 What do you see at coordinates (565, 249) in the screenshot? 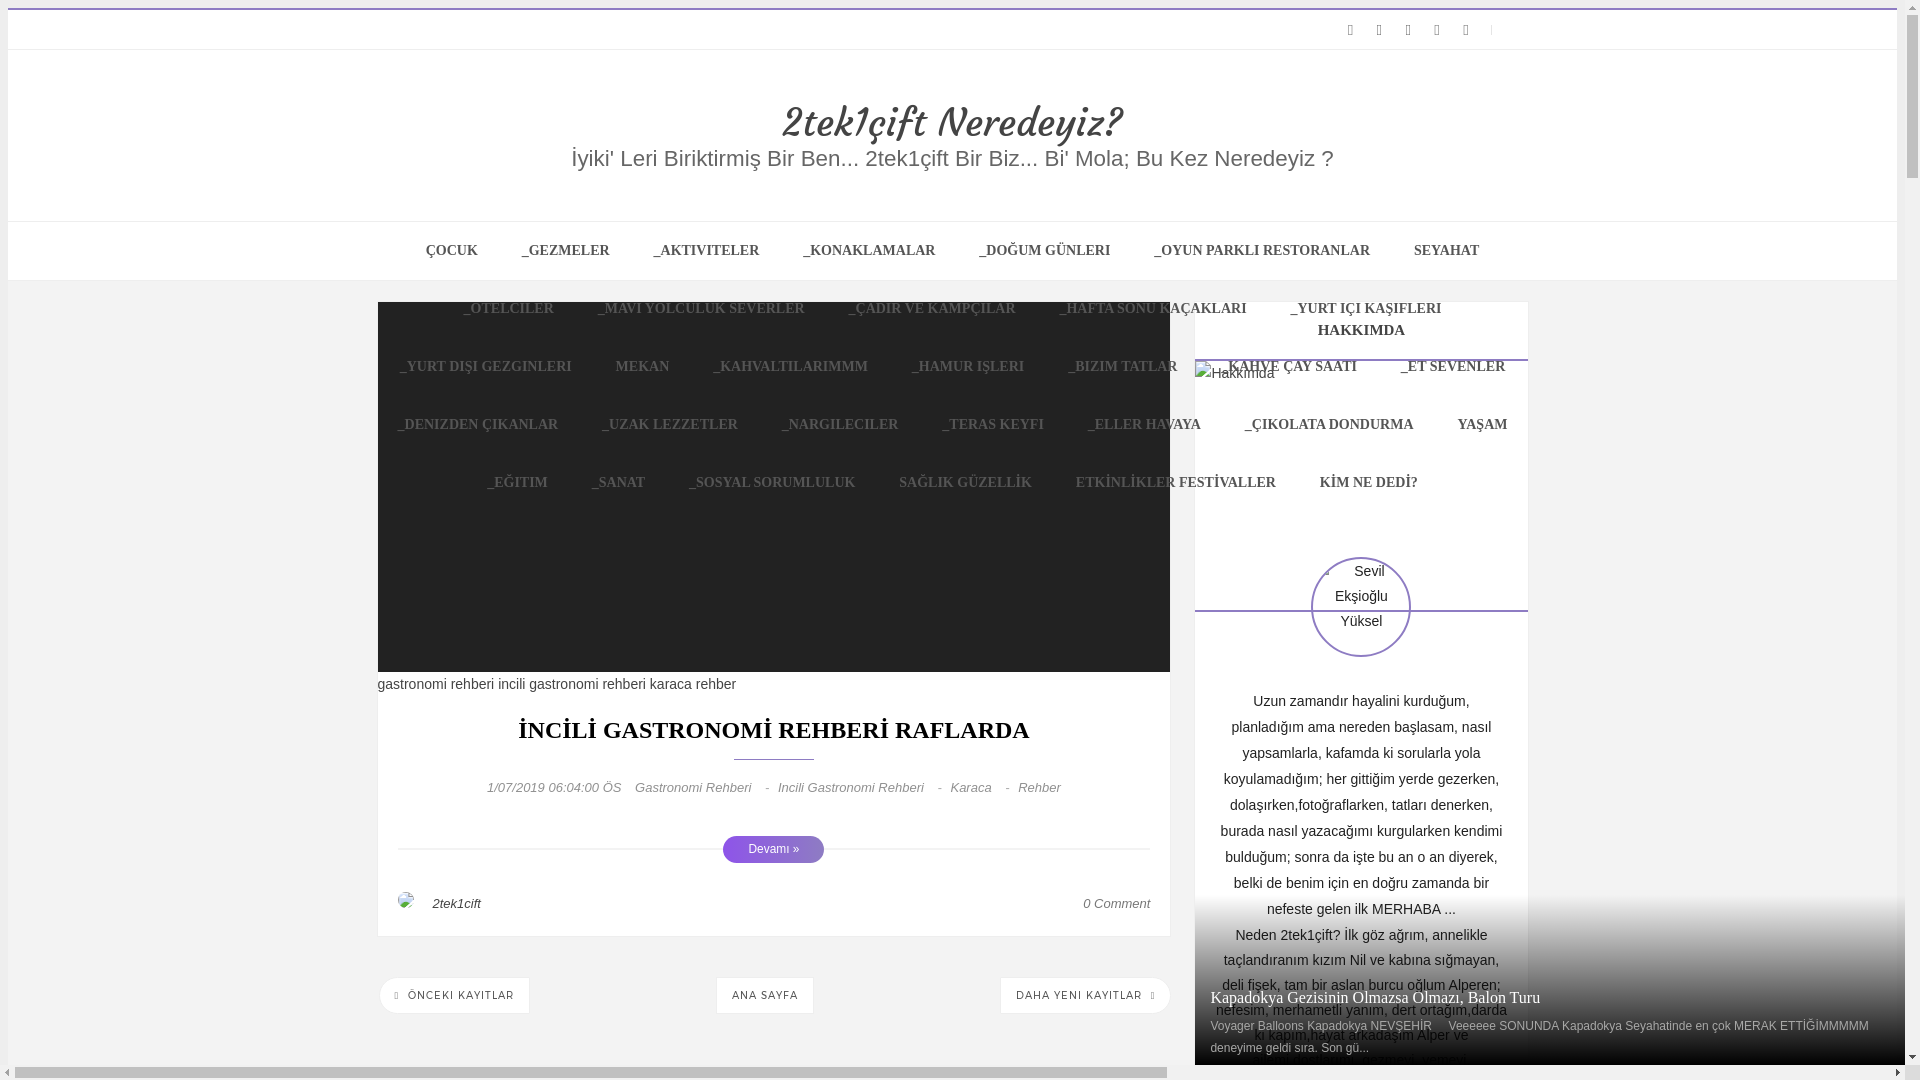
I see `'_GEZMELER'` at bounding box center [565, 249].